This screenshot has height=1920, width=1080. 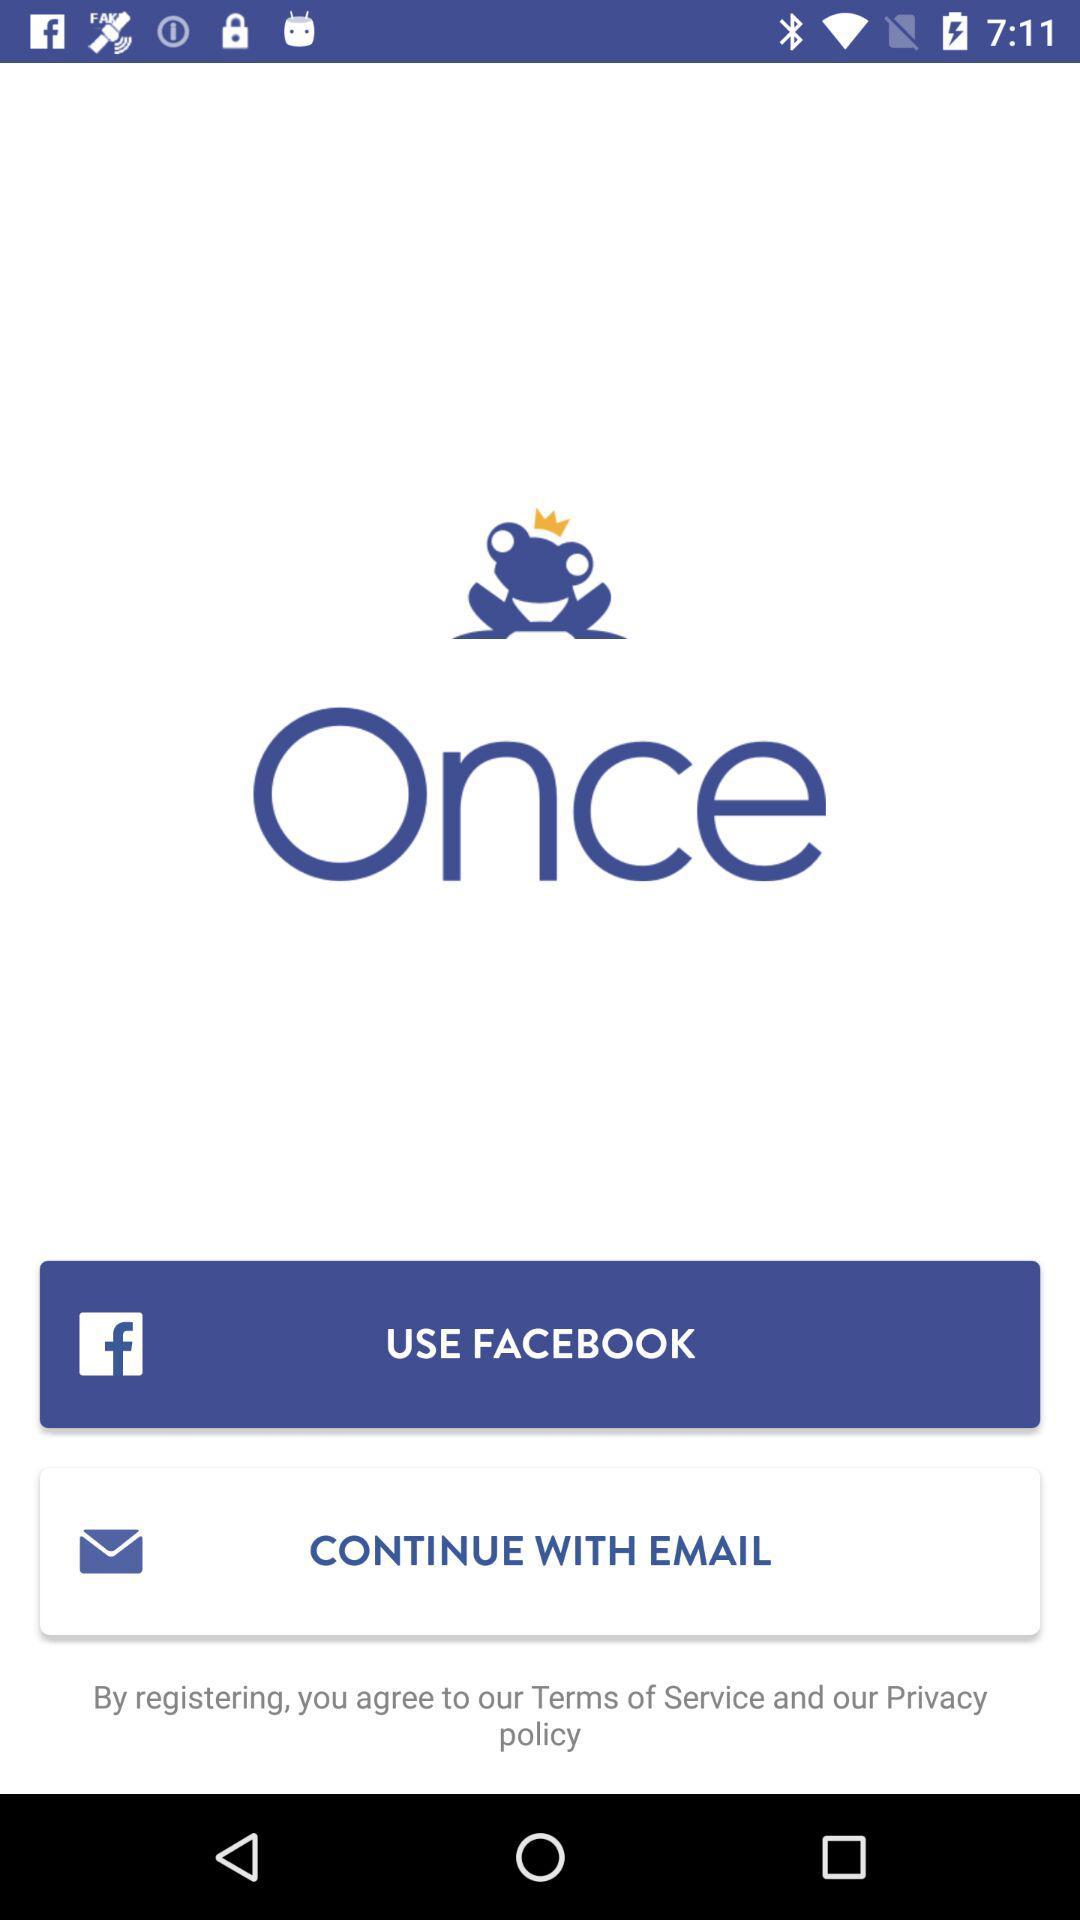 What do you see at coordinates (540, 1713) in the screenshot?
I see `by registering you item` at bounding box center [540, 1713].